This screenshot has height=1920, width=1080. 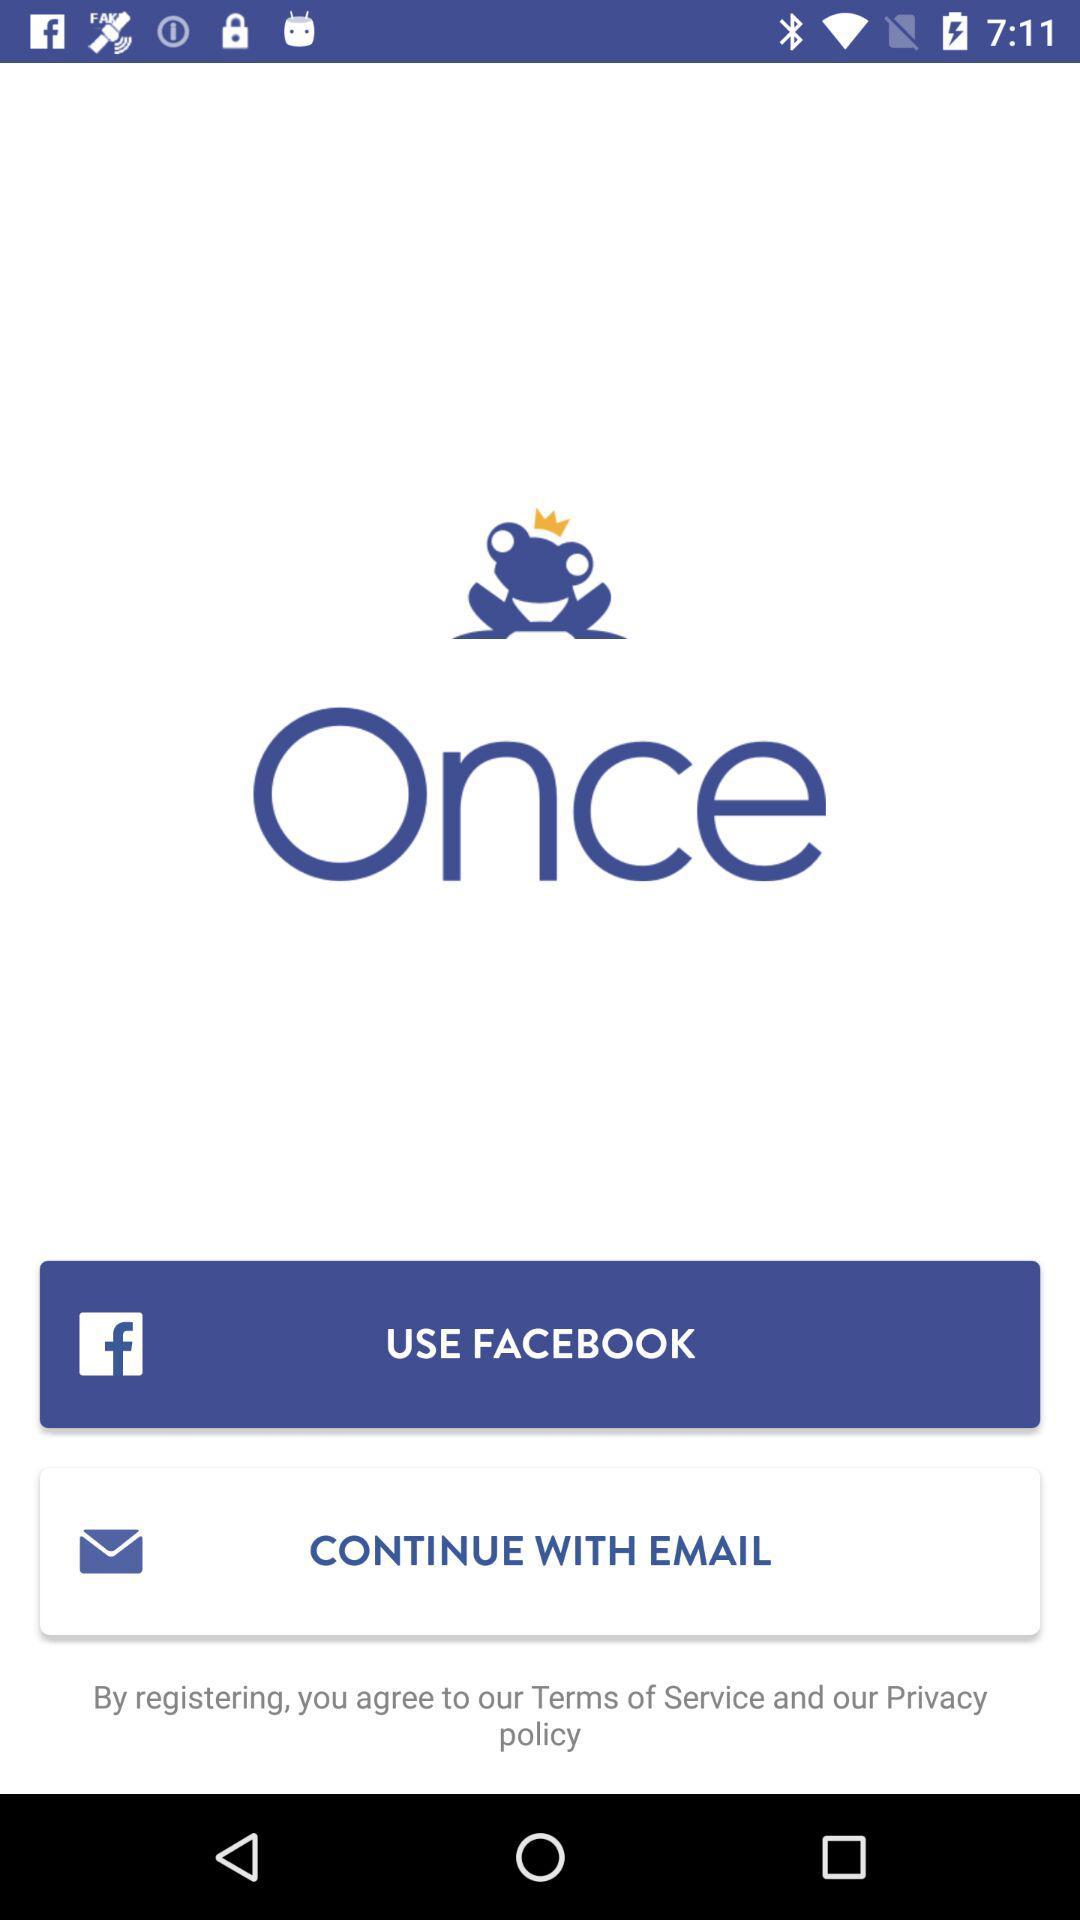 What do you see at coordinates (540, 1713) in the screenshot?
I see `by registering you item` at bounding box center [540, 1713].